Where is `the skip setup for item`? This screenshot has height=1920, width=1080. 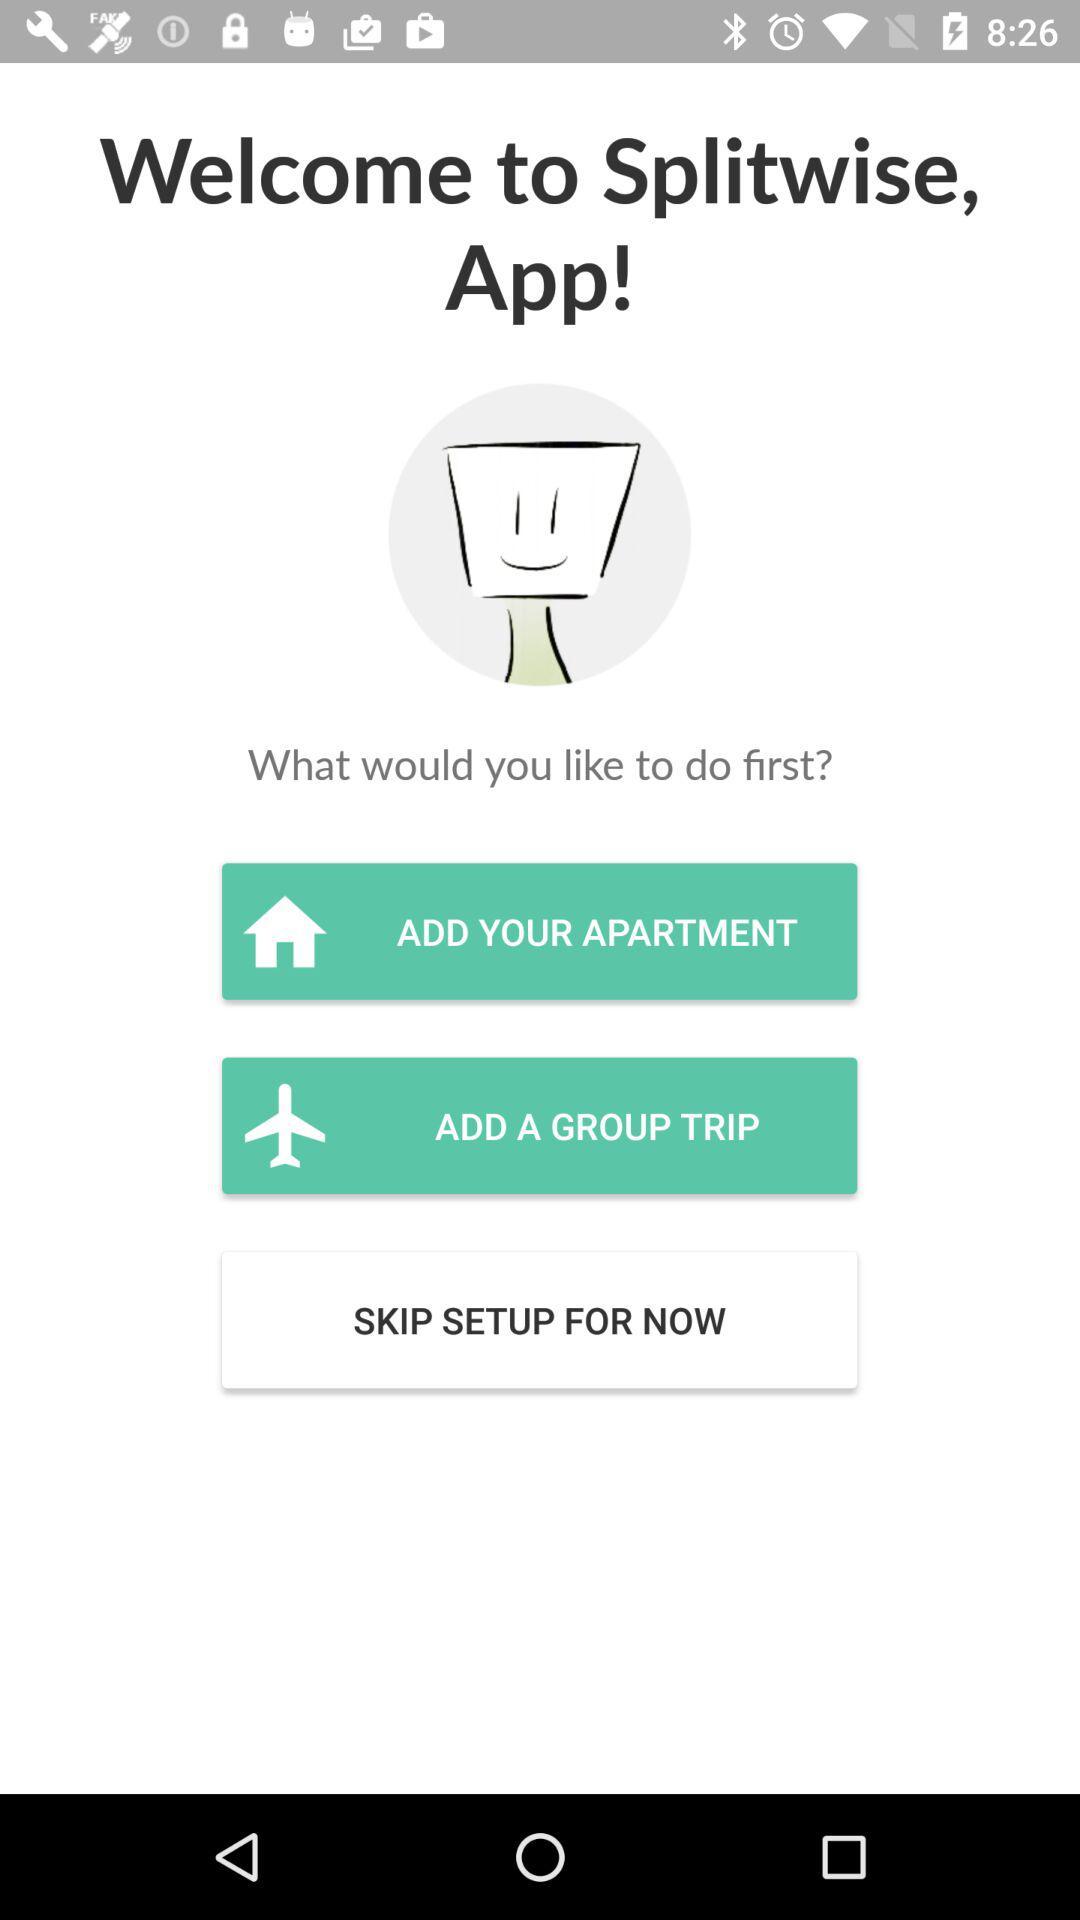
the skip setup for item is located at coordinates (538, 1320).